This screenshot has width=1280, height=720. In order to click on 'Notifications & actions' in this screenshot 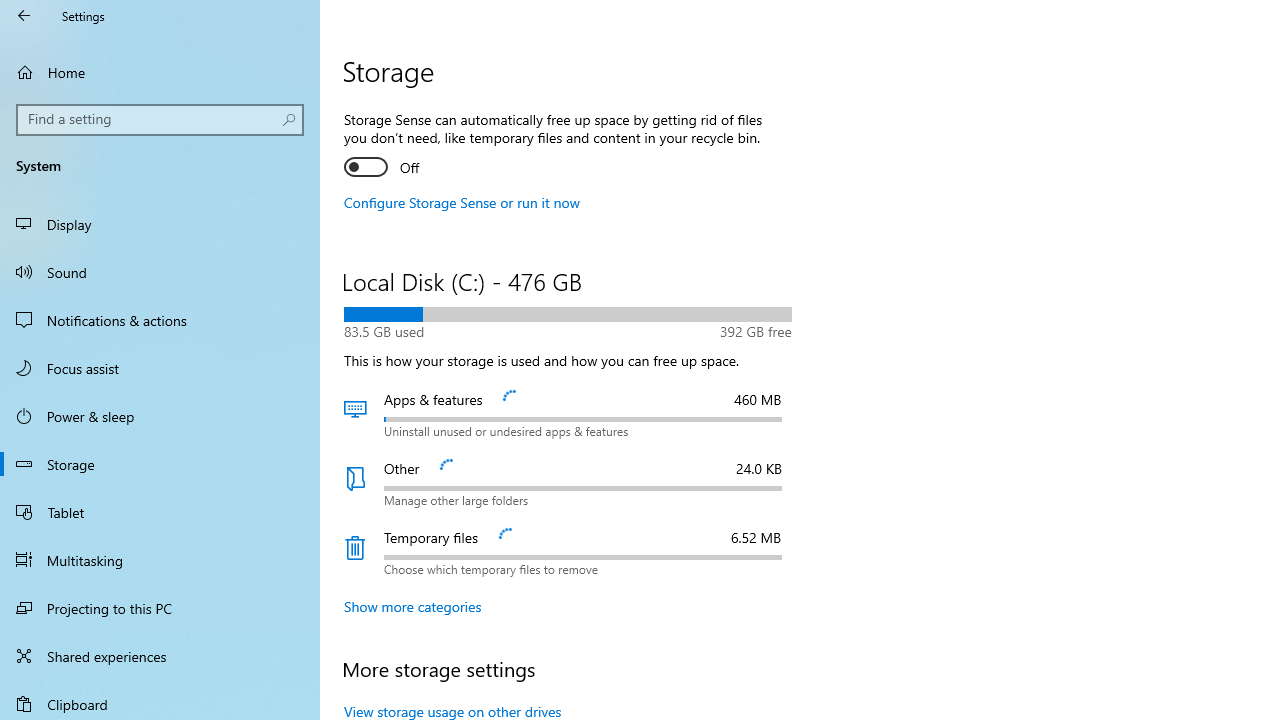, I will do `click(160, 319)`.